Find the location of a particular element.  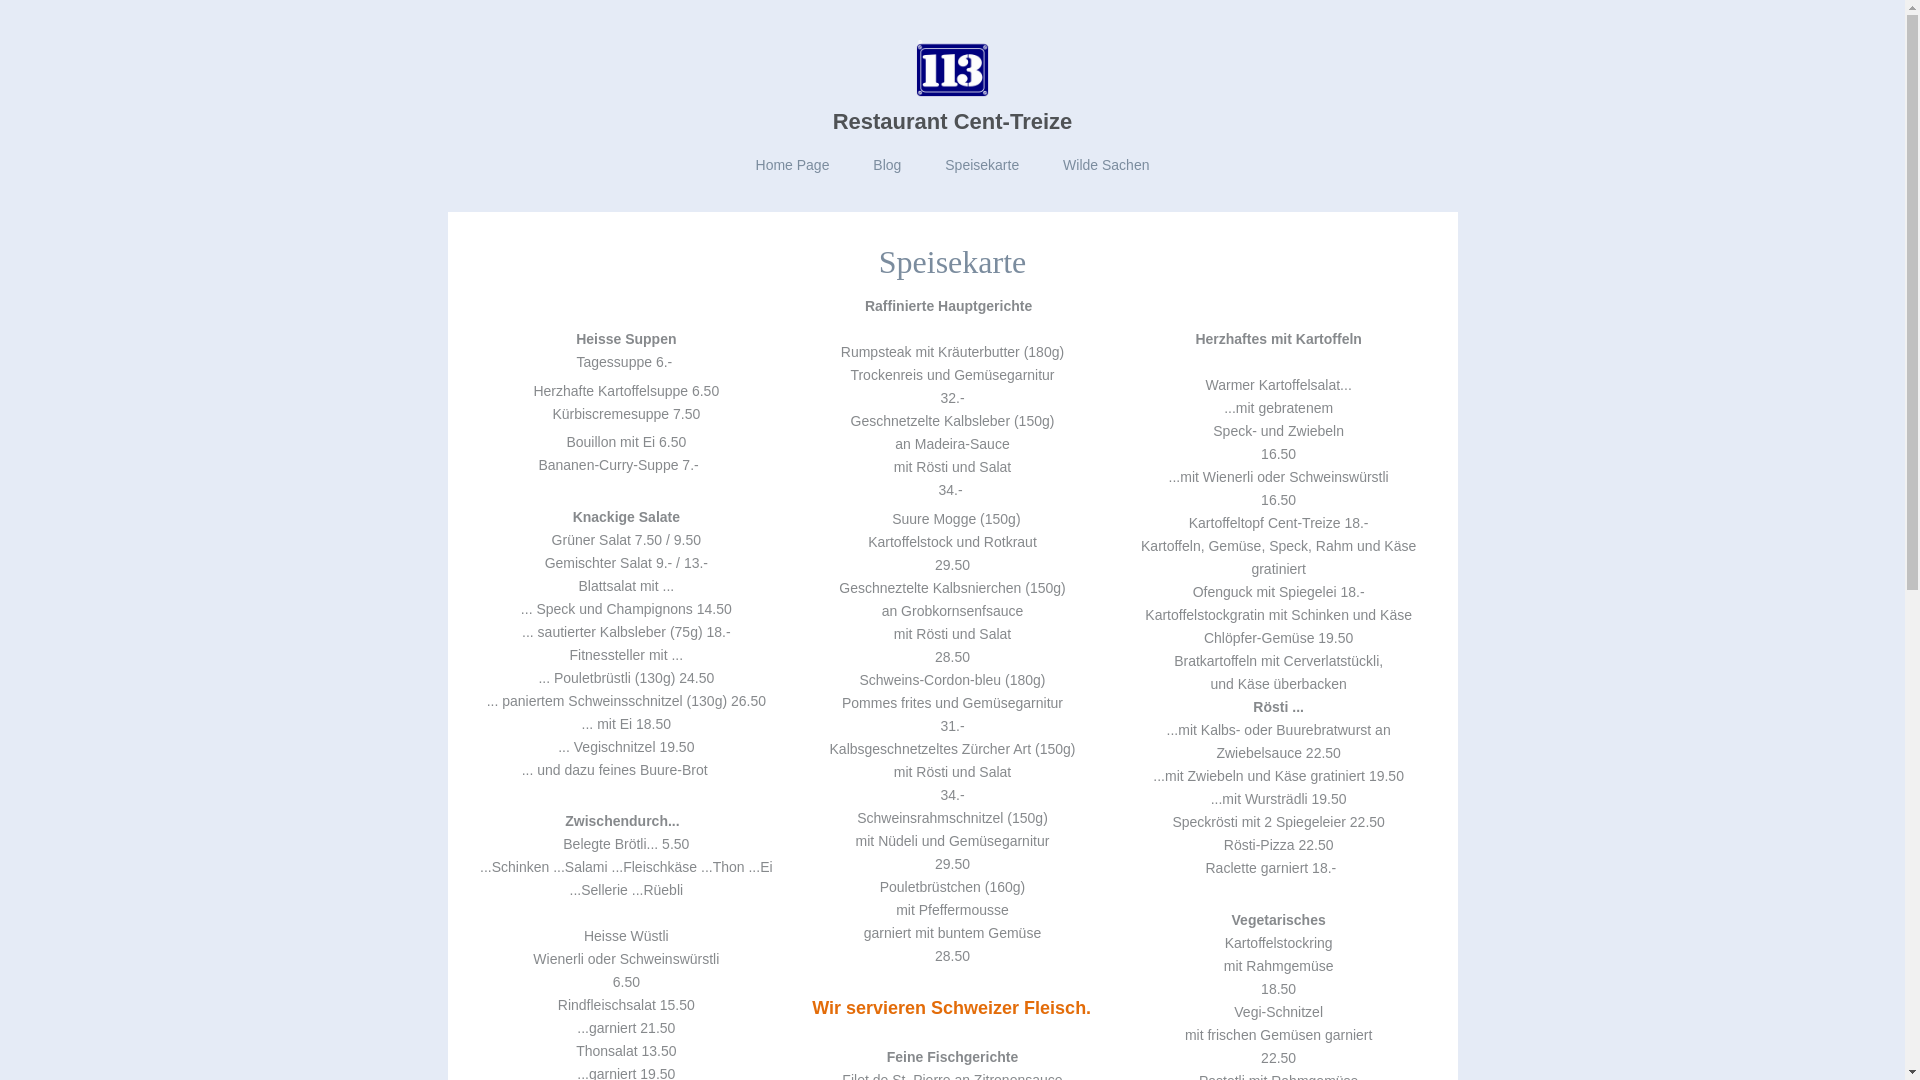

'Home Page' is located at coordinates (791, 164).